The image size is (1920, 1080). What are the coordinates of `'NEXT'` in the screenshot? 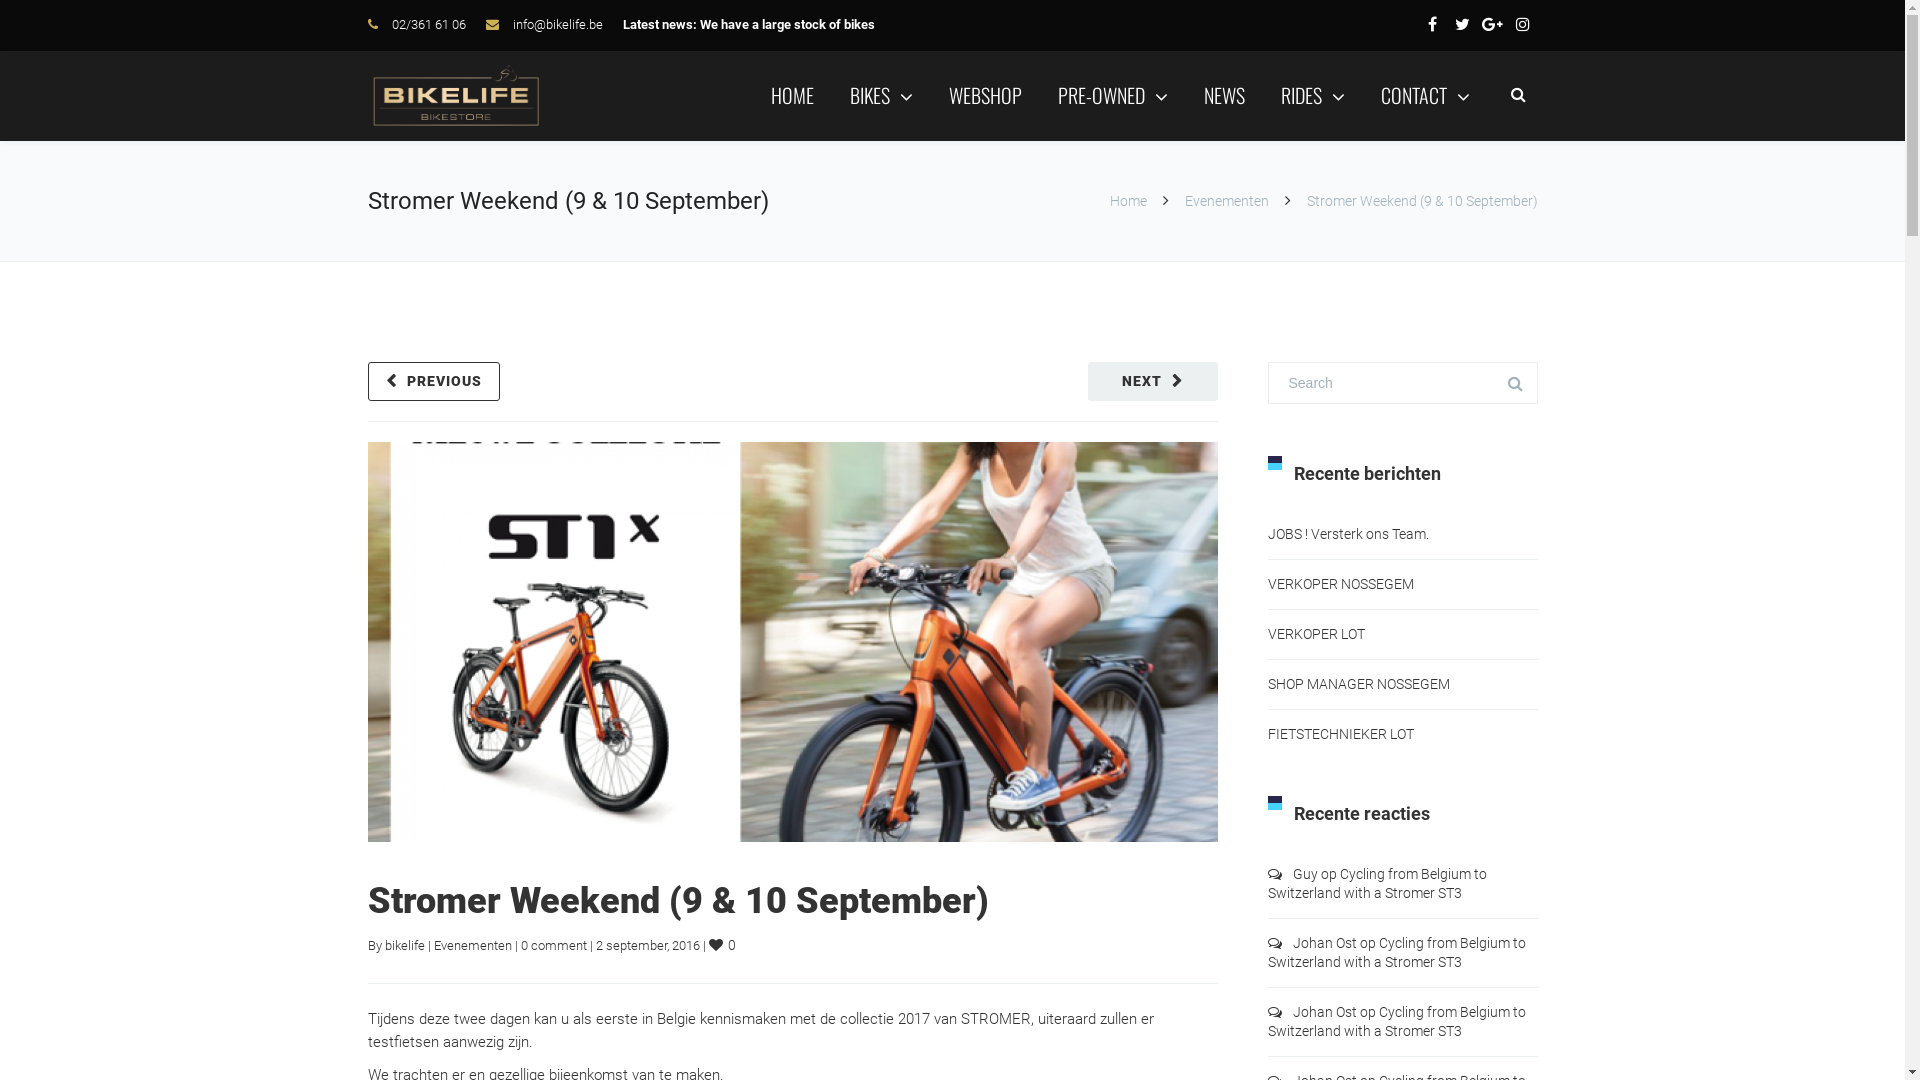 It's located at (1152, 381).